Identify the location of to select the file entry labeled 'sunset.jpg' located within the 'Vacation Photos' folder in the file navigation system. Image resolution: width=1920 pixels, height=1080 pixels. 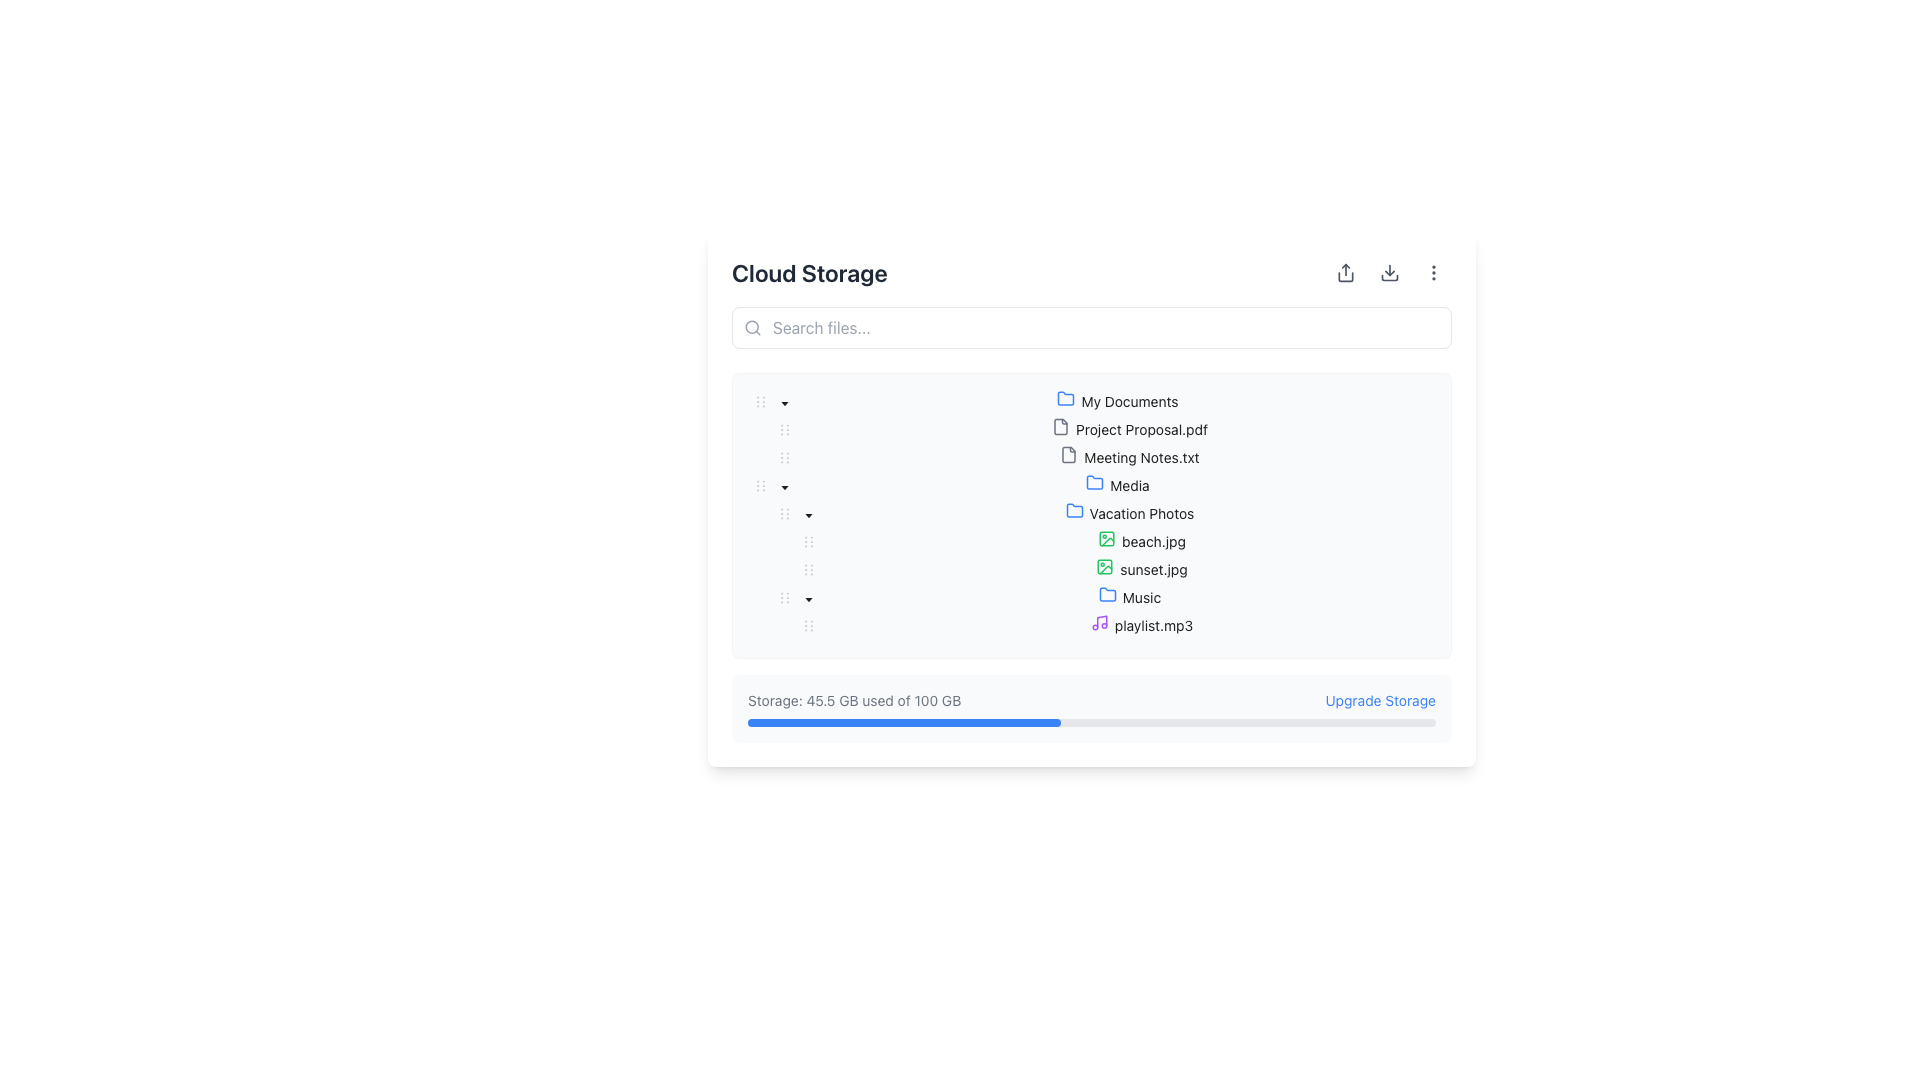
(1090, 570).